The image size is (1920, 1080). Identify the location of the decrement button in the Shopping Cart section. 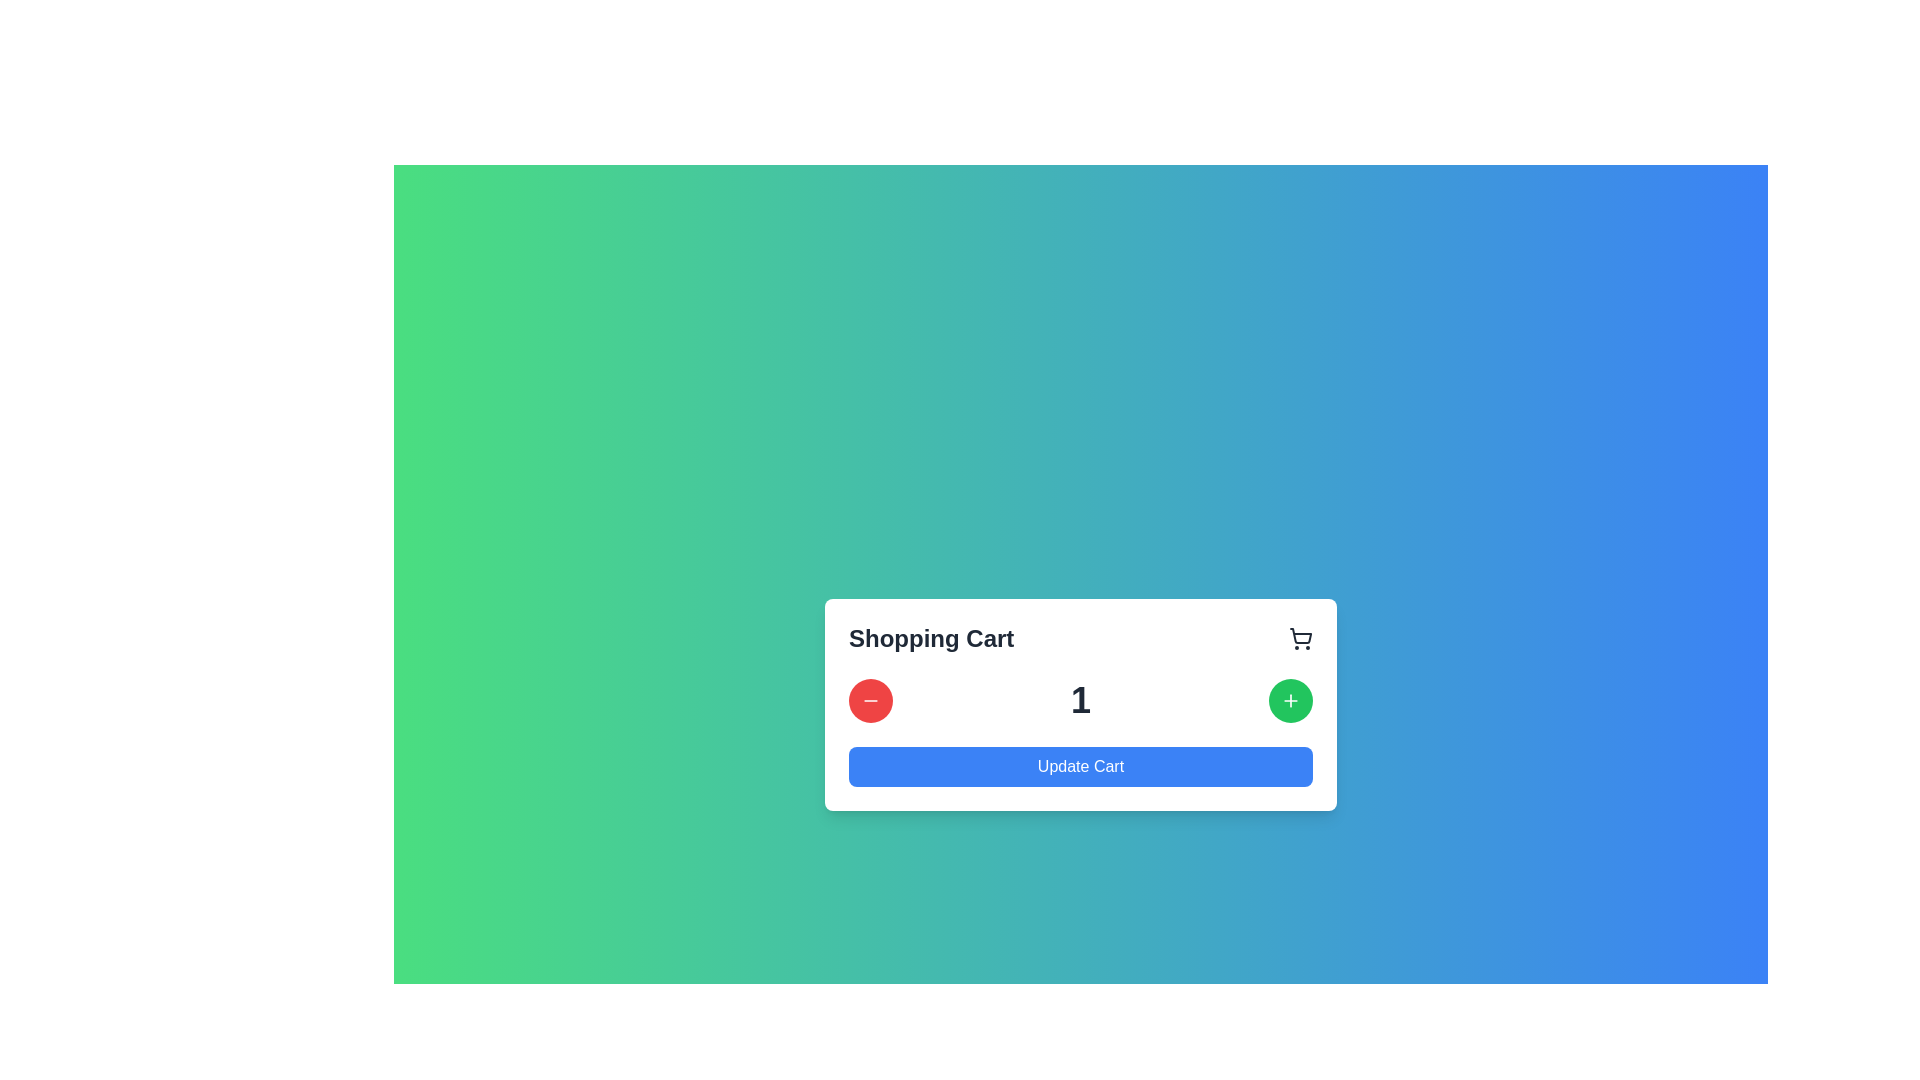
(870, 700).